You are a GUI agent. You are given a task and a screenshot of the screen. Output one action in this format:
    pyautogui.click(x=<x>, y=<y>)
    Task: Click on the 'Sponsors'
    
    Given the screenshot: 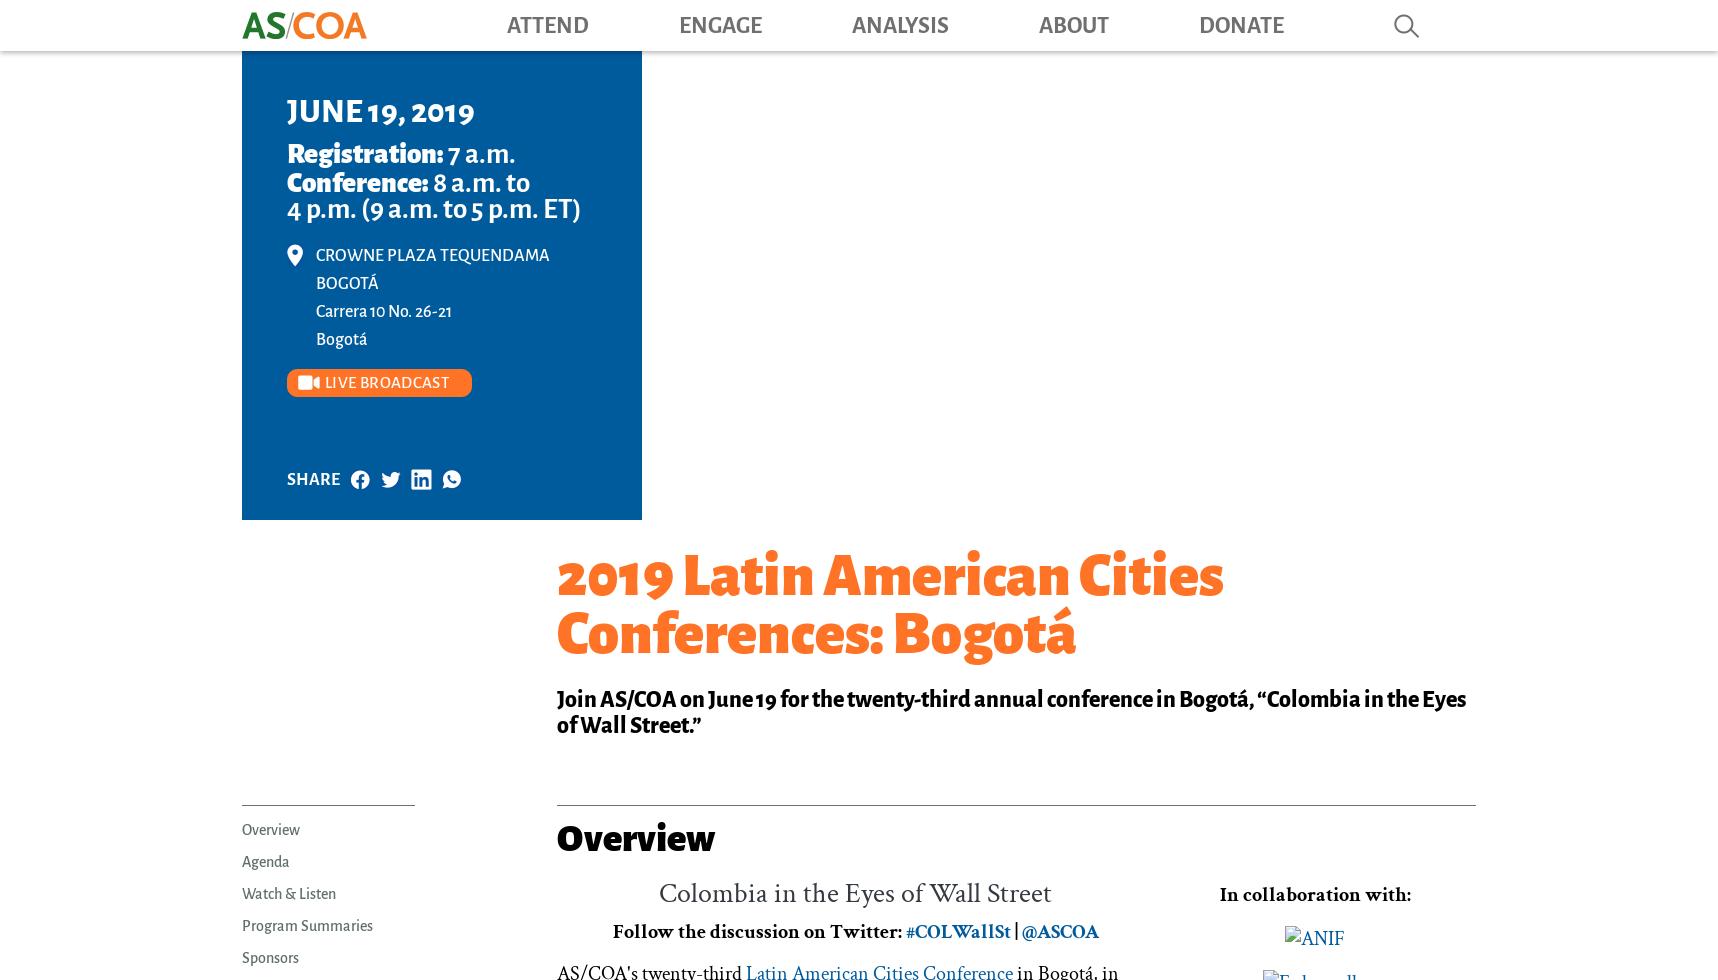 What is the action you would take?
    pyautogui.click(x=241, y=958)
    